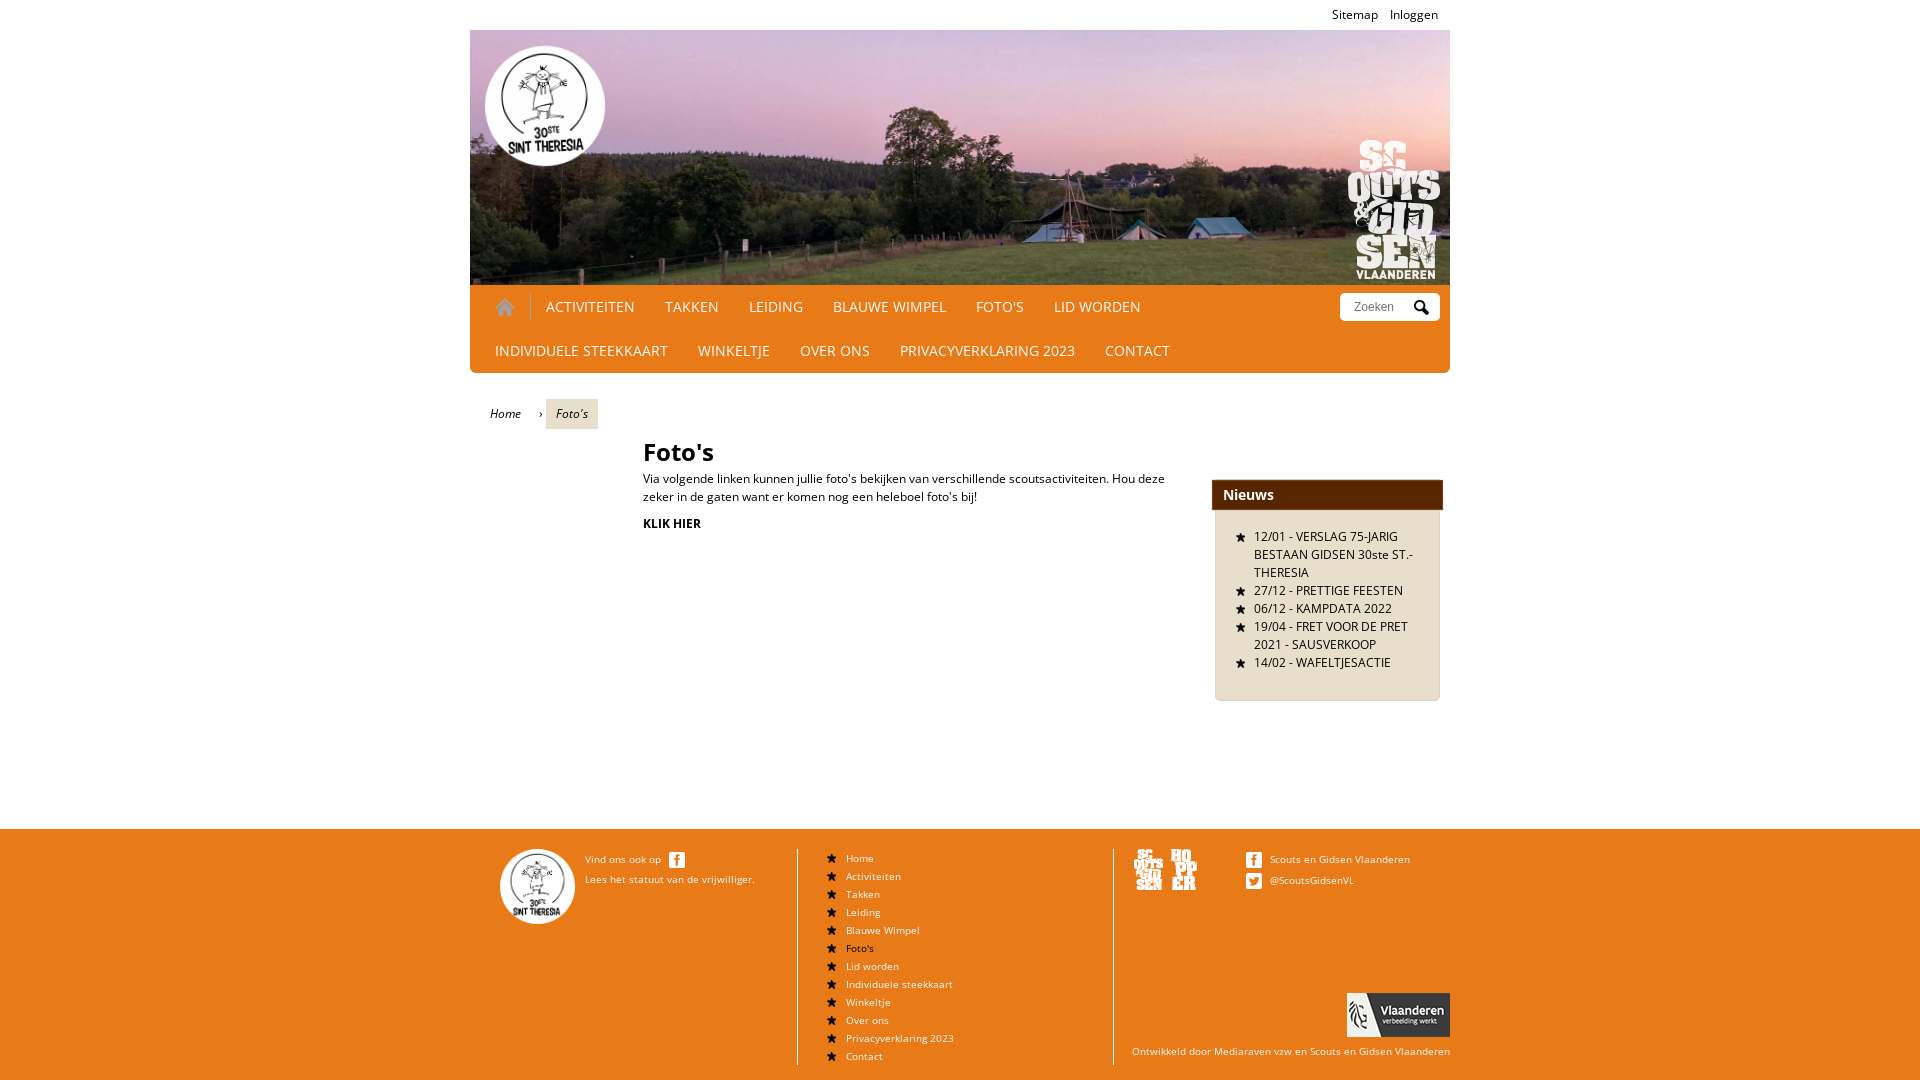  What do you see at coordinates (1311, 878) in the screenshot?
I see `'@ScoutsGidsenVL'` at bounding box center [1311, 878].